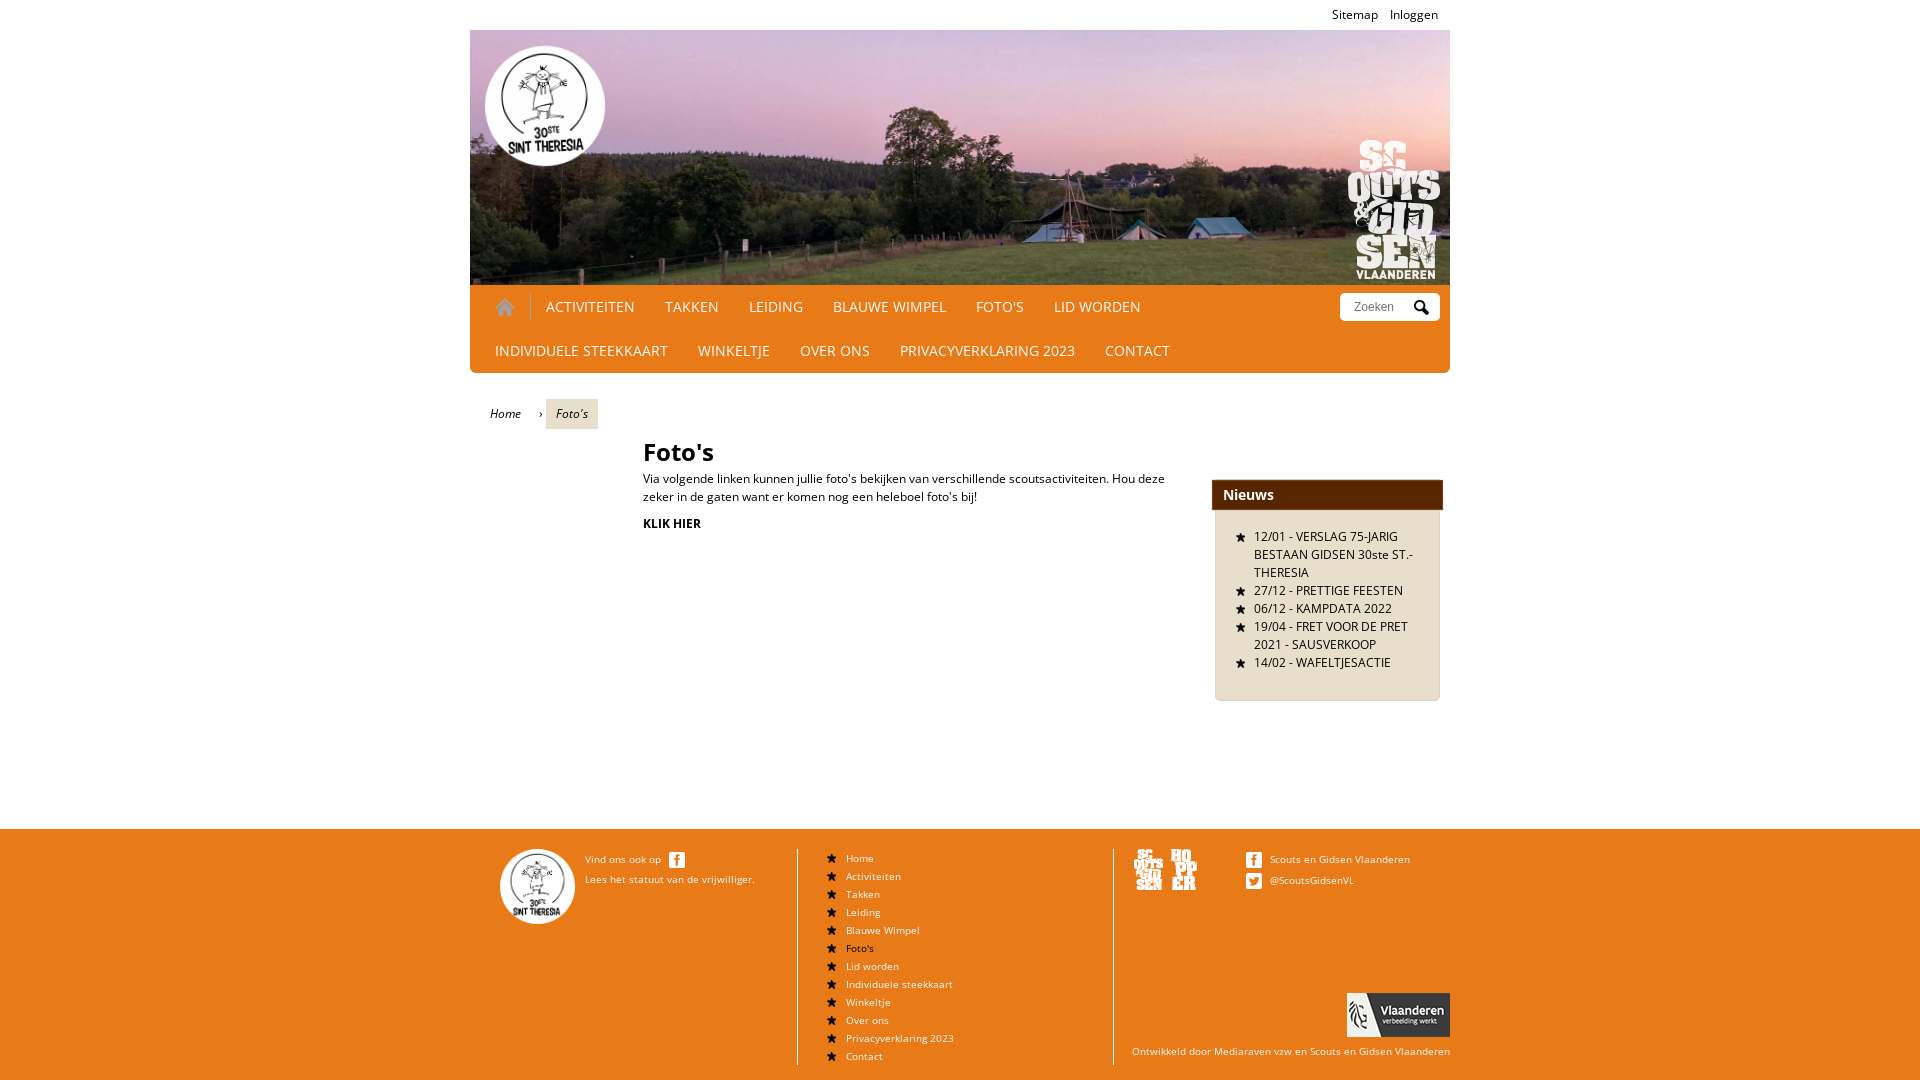  What do you see at coordinates (1311, 878) in the screenshot?
I see `'@ScoutsGidsenVL'` at bounding box center [1311, 878].